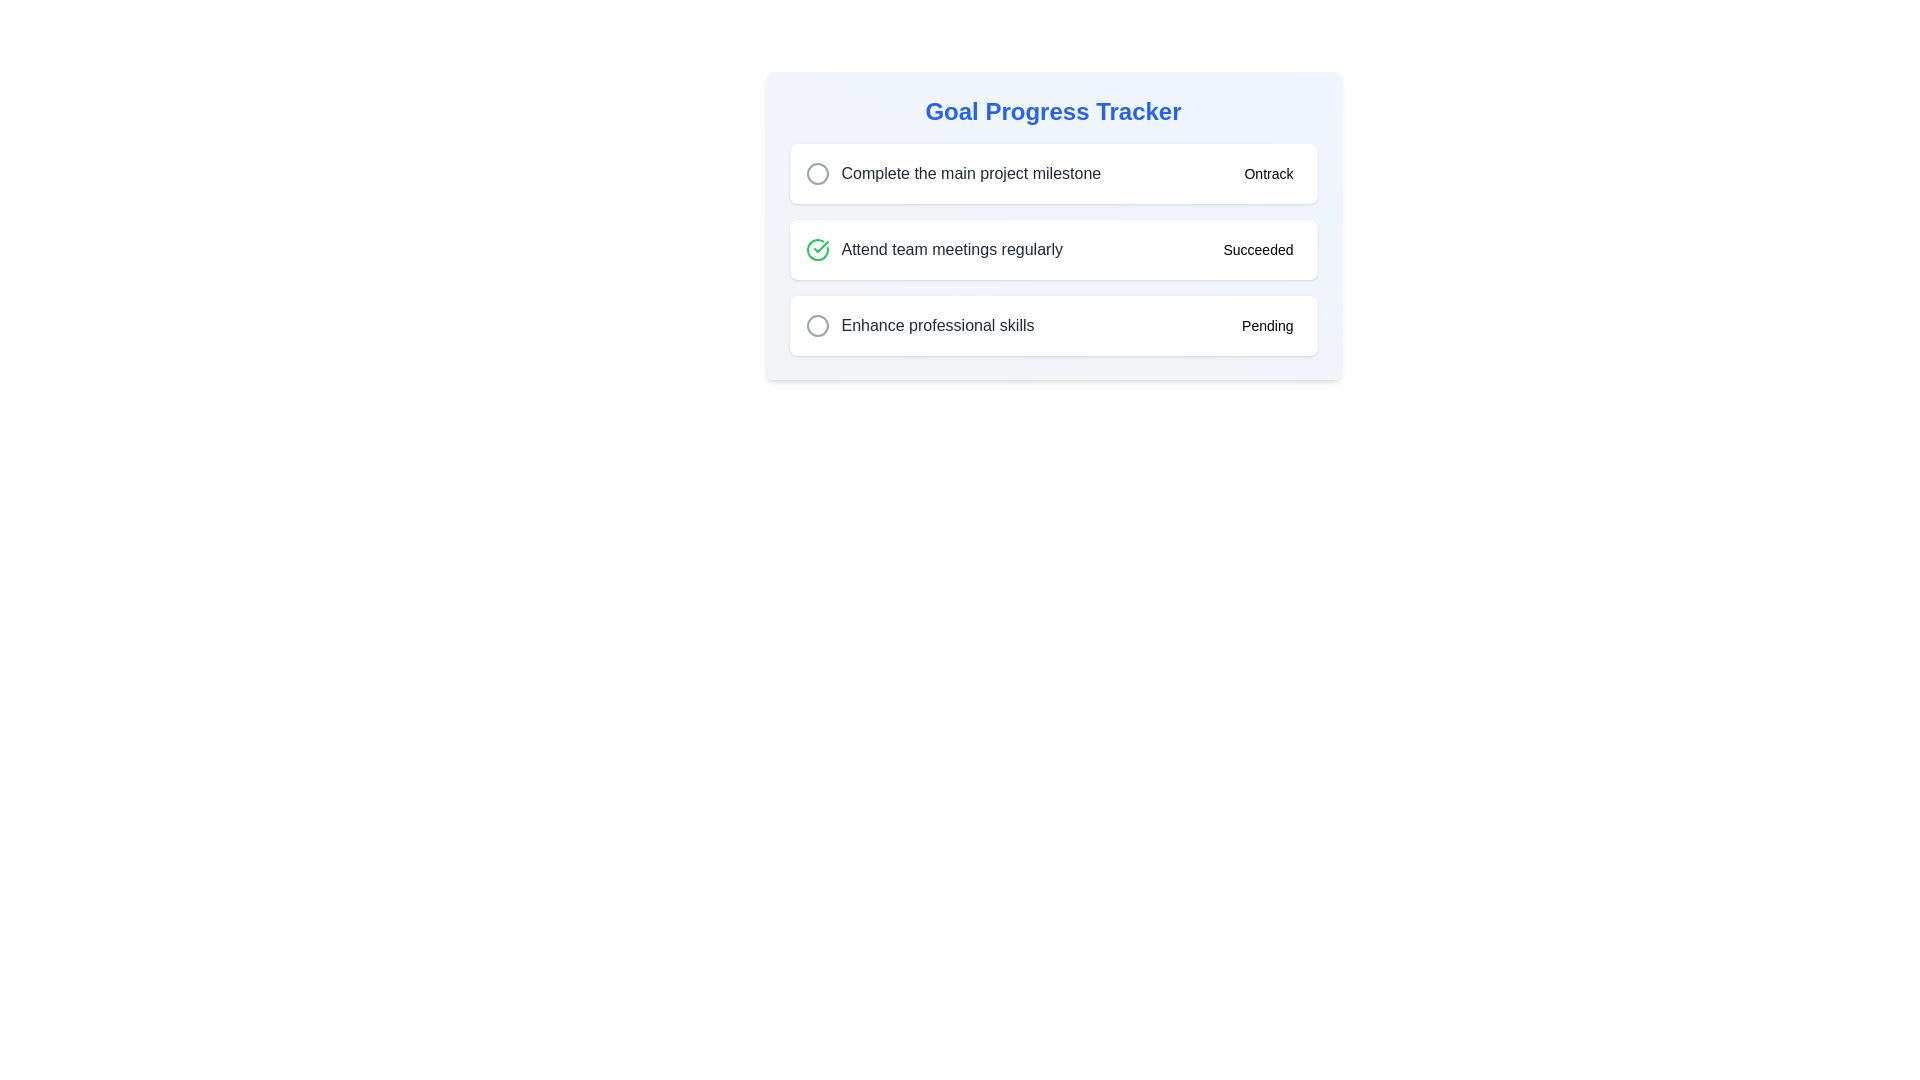  Describe the element at coordinates (817, 172) in the screenshot. I see `the gray circular indicator (SVG Circle) that is the first of three icons in the vertical stack within the 'Goal Progress Tracker' box, associated with the text 'Complete the main project milestone.'` at that location.